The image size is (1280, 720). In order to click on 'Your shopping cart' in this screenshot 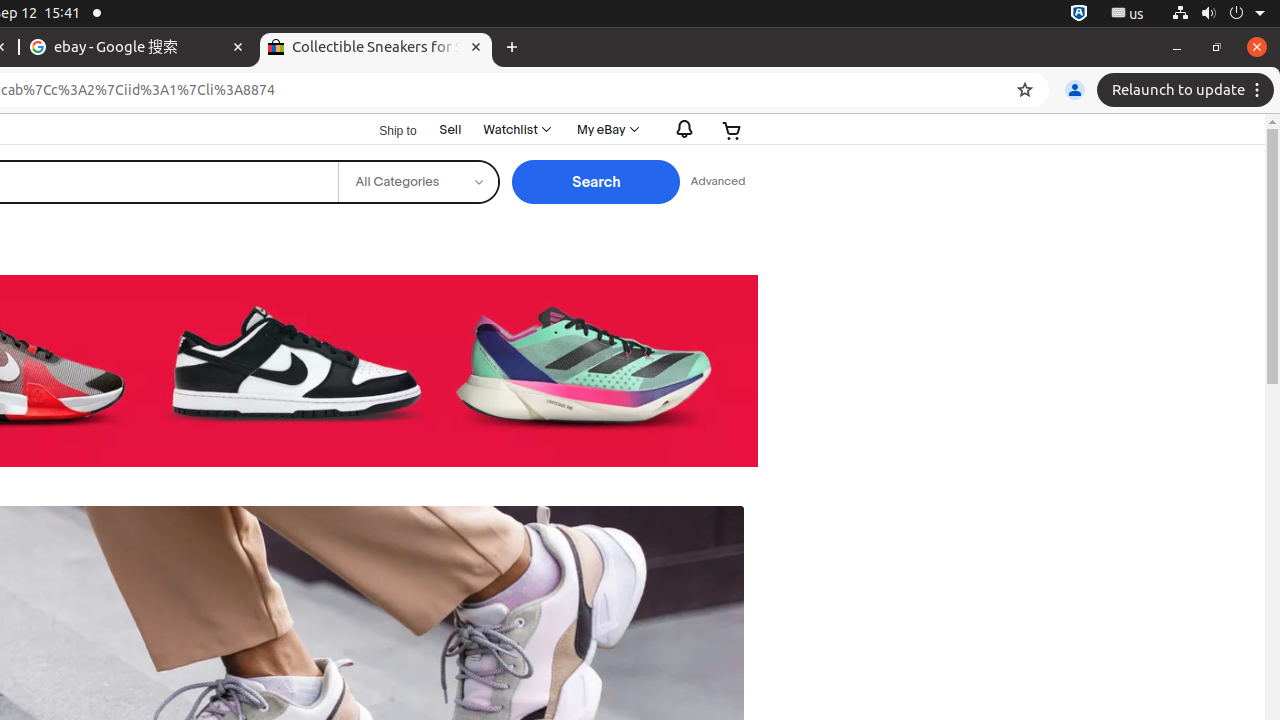, I will do `click(731, 130)`.